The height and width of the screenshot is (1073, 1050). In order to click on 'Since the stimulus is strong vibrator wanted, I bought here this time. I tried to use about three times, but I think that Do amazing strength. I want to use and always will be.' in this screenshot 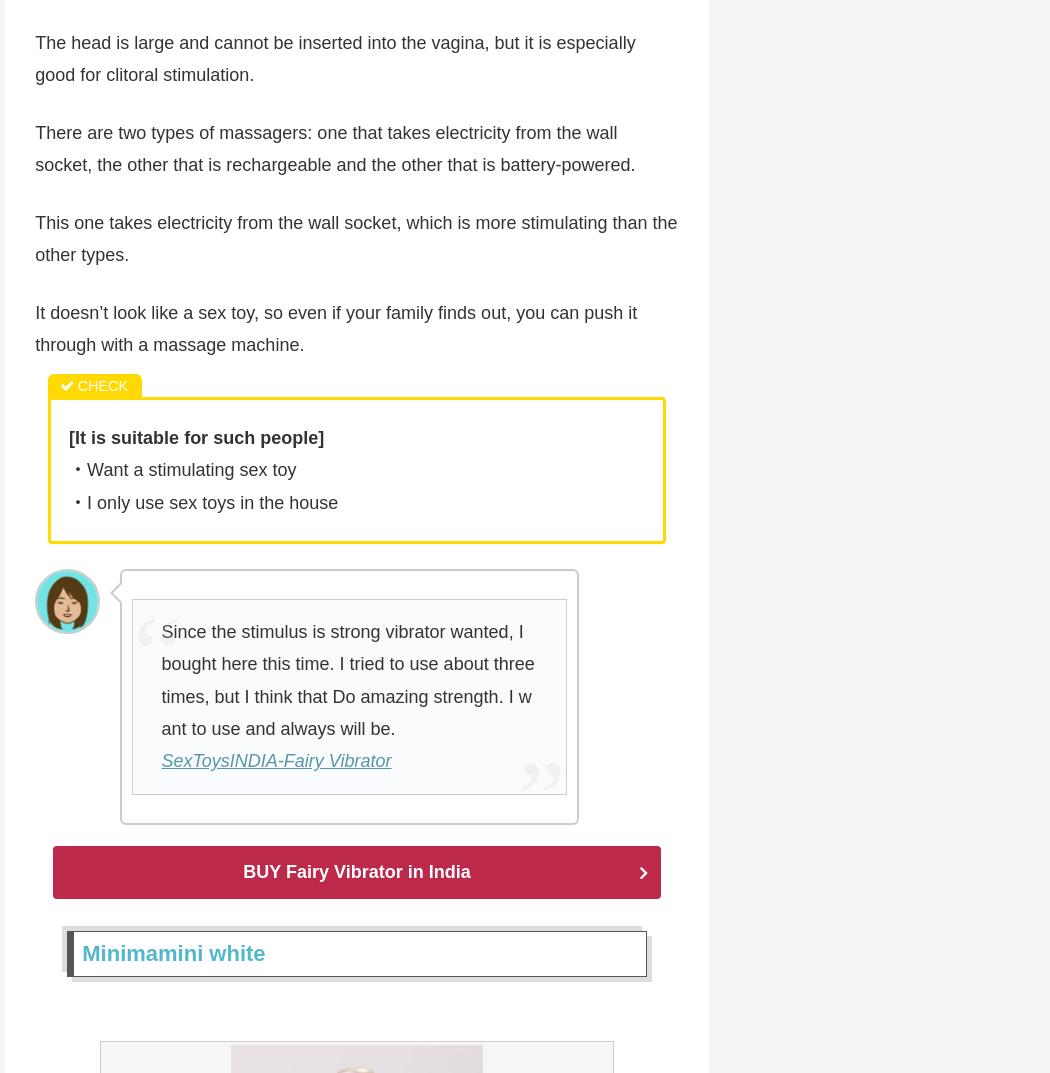, I will do `click(346, 682)`.